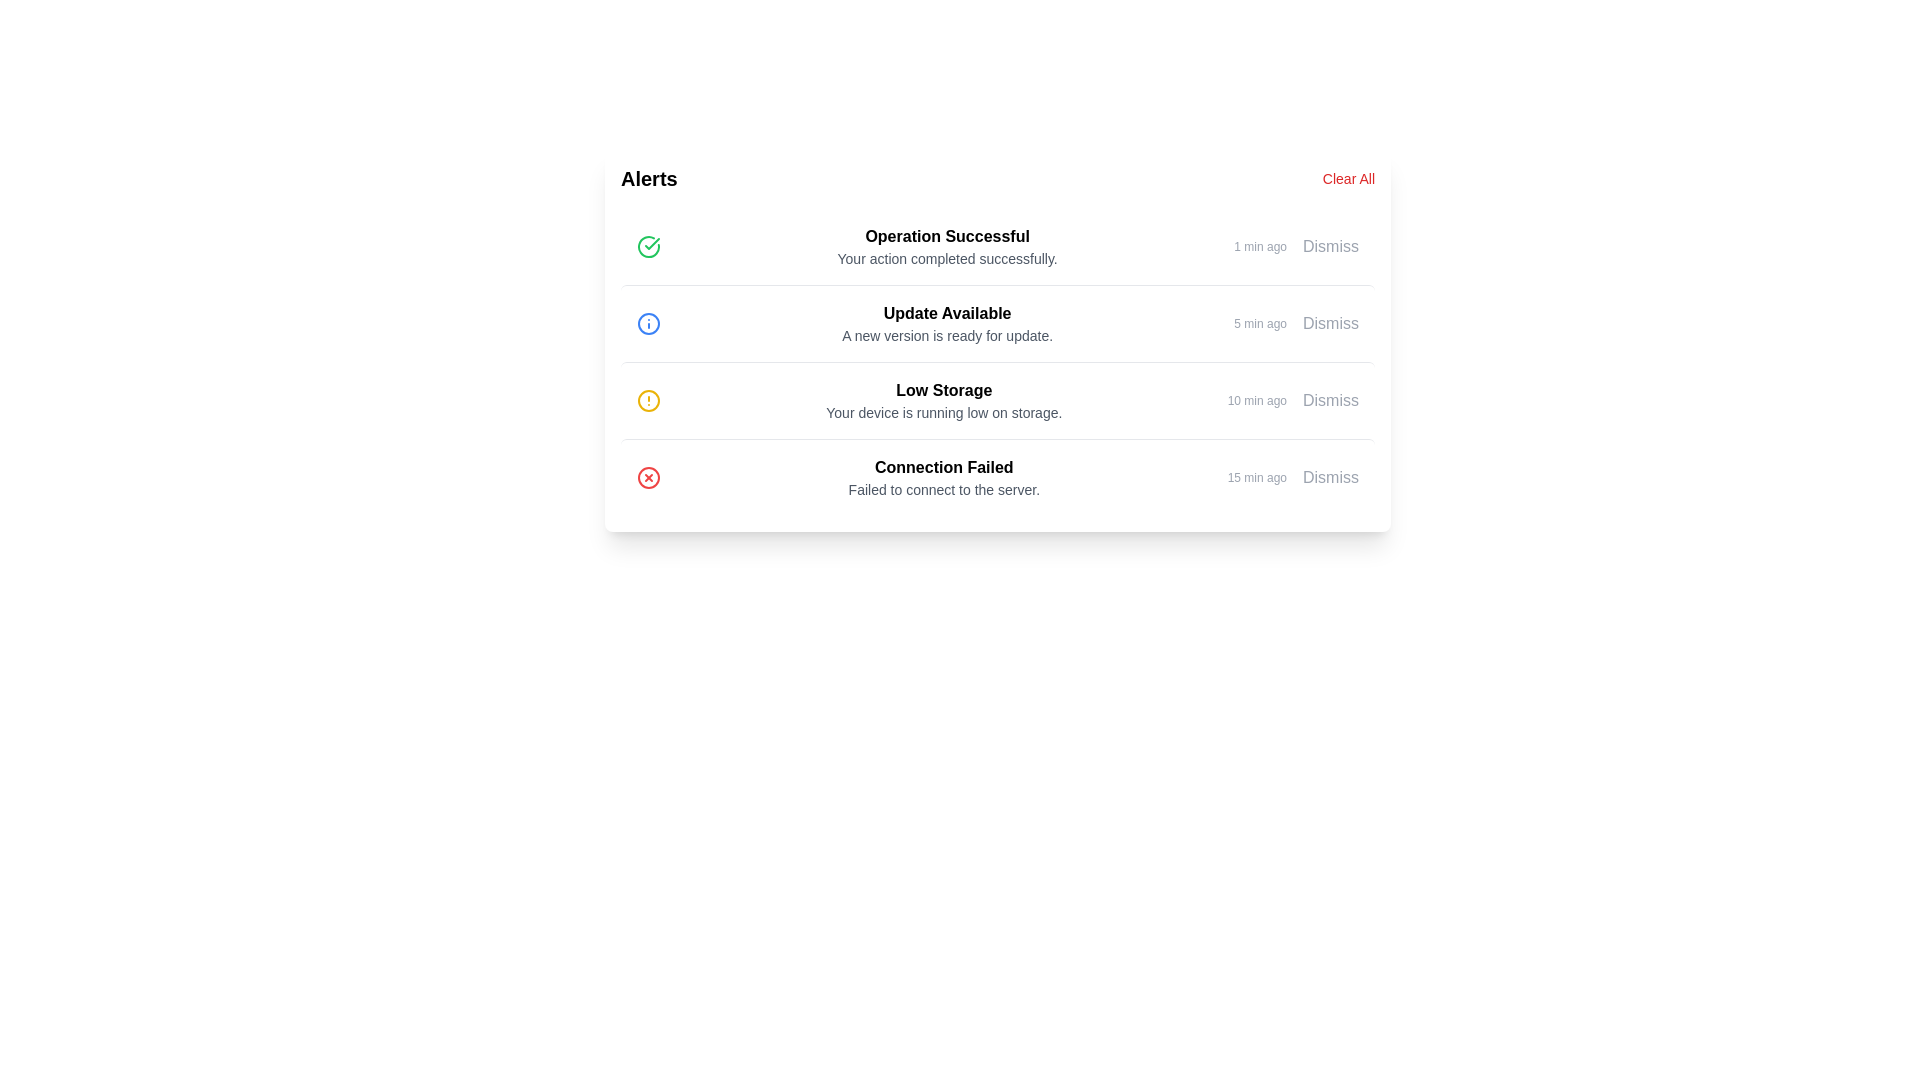  Describe the element at coordinates (648, 245) in the screenshot. I see `the outer circular graphical shape of the green checkmark icon that represents successful operations, located next to the 'Operation Successful' text in the alerts list` at that location.